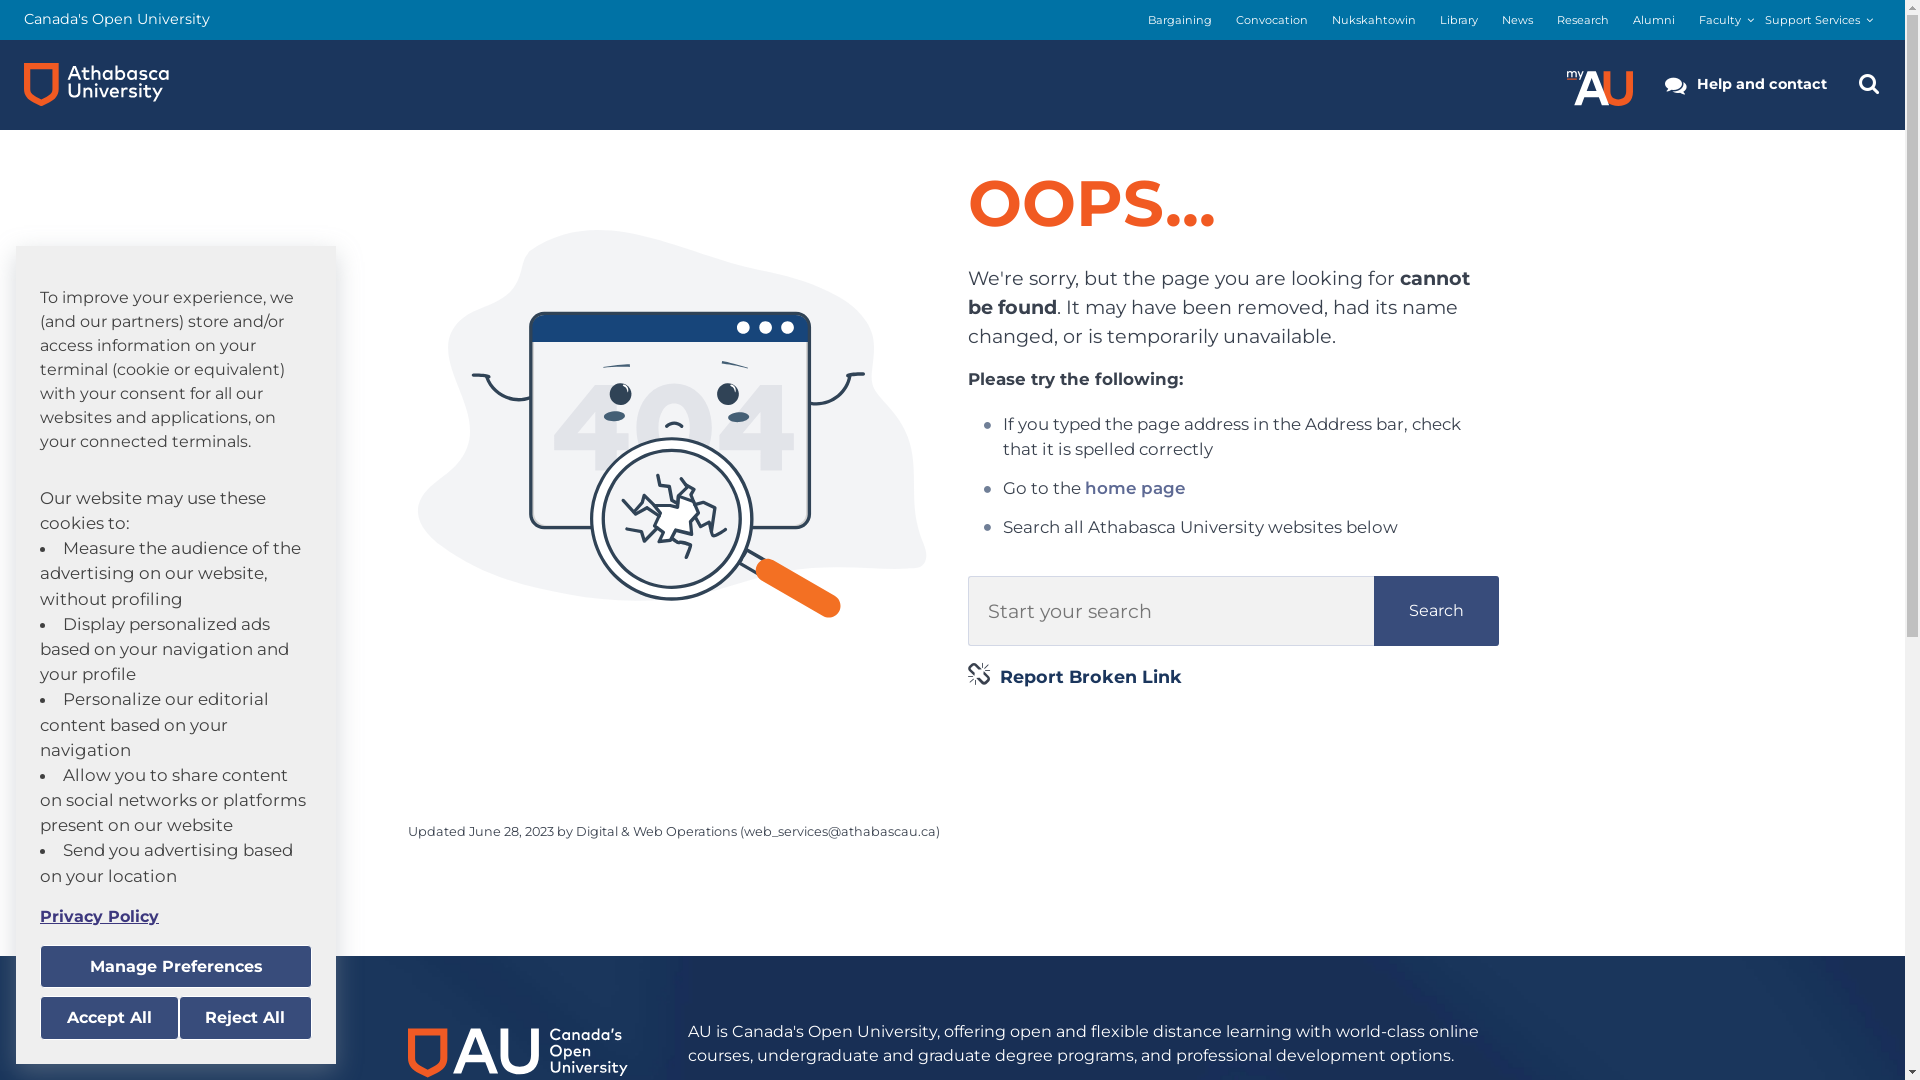  I want to click on 'Accept All', so click(108, 1018).